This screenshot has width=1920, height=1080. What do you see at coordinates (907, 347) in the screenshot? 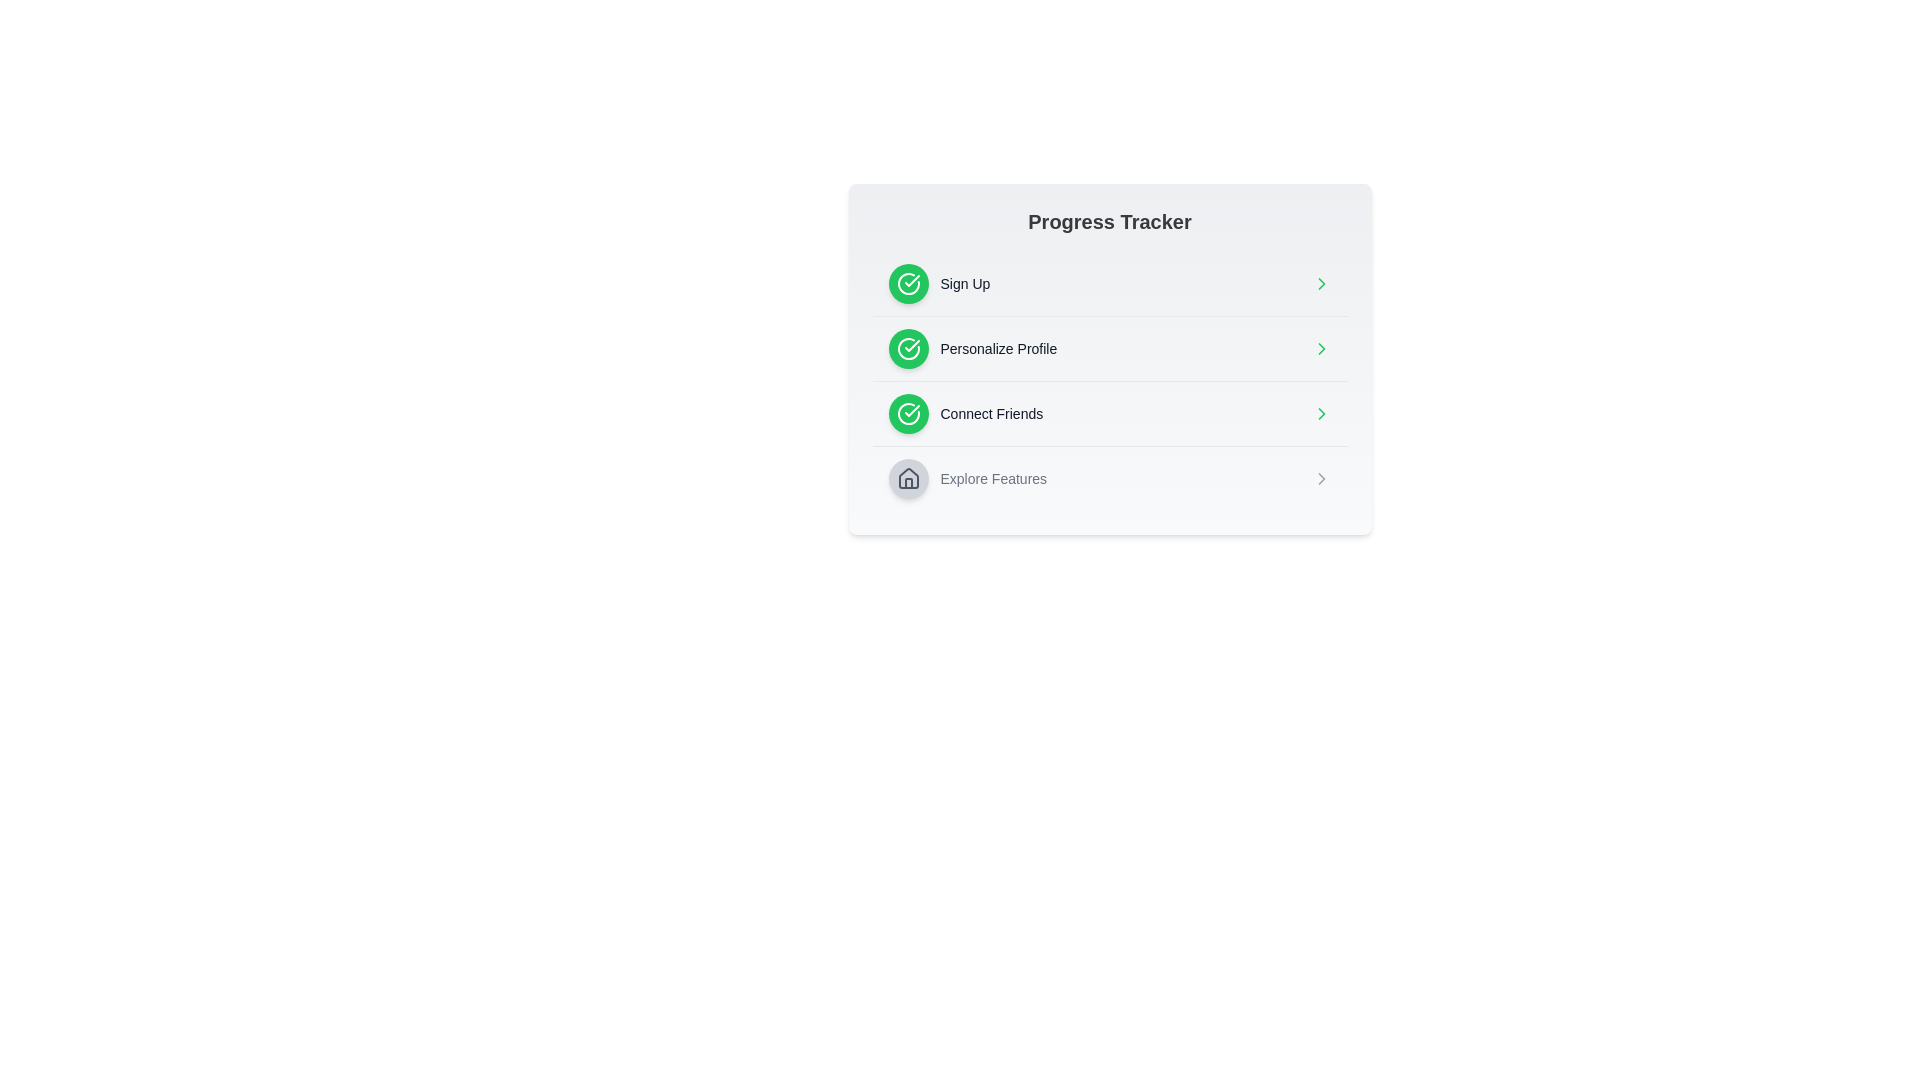
I see `the second circular checkmark icon with a green background indicating successful completion, positioned left of the 'Personalize Profile' label` at bounding box center [907, 347].